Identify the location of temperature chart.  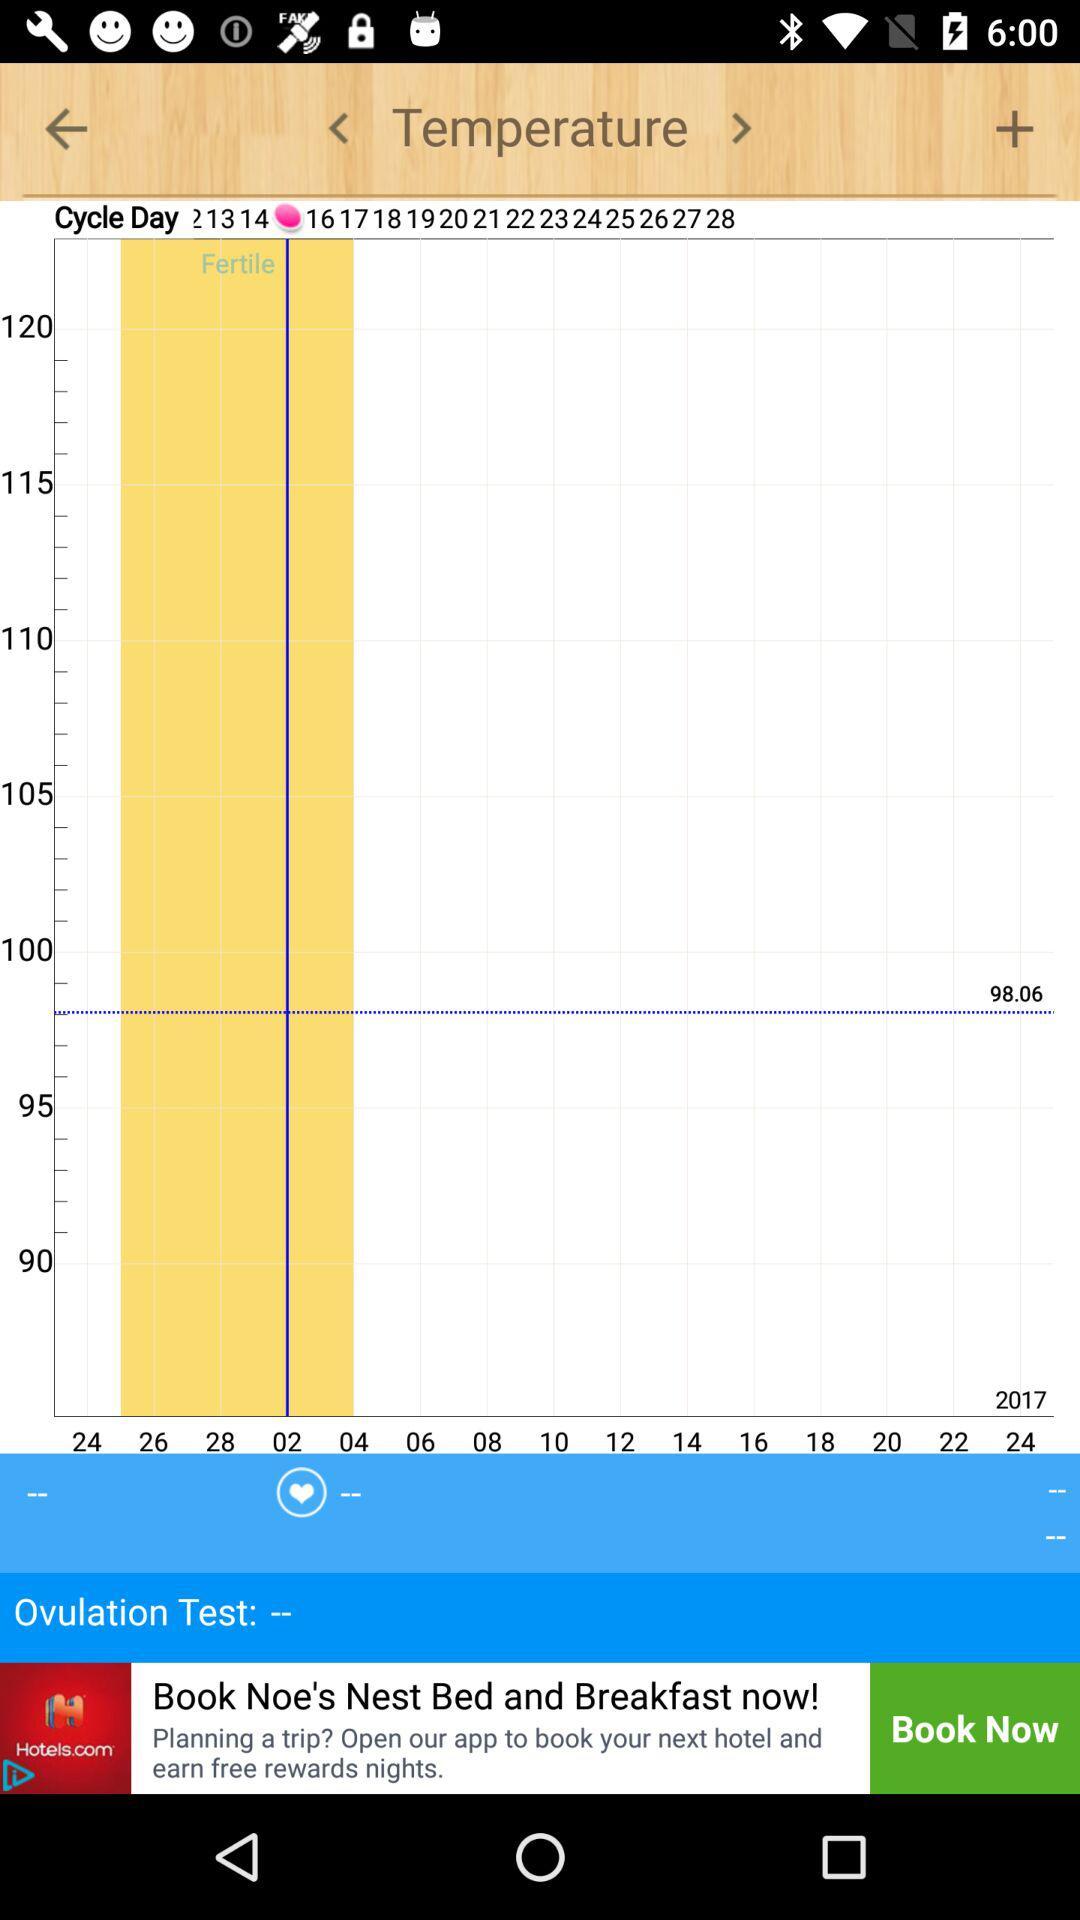
(18, 1775).